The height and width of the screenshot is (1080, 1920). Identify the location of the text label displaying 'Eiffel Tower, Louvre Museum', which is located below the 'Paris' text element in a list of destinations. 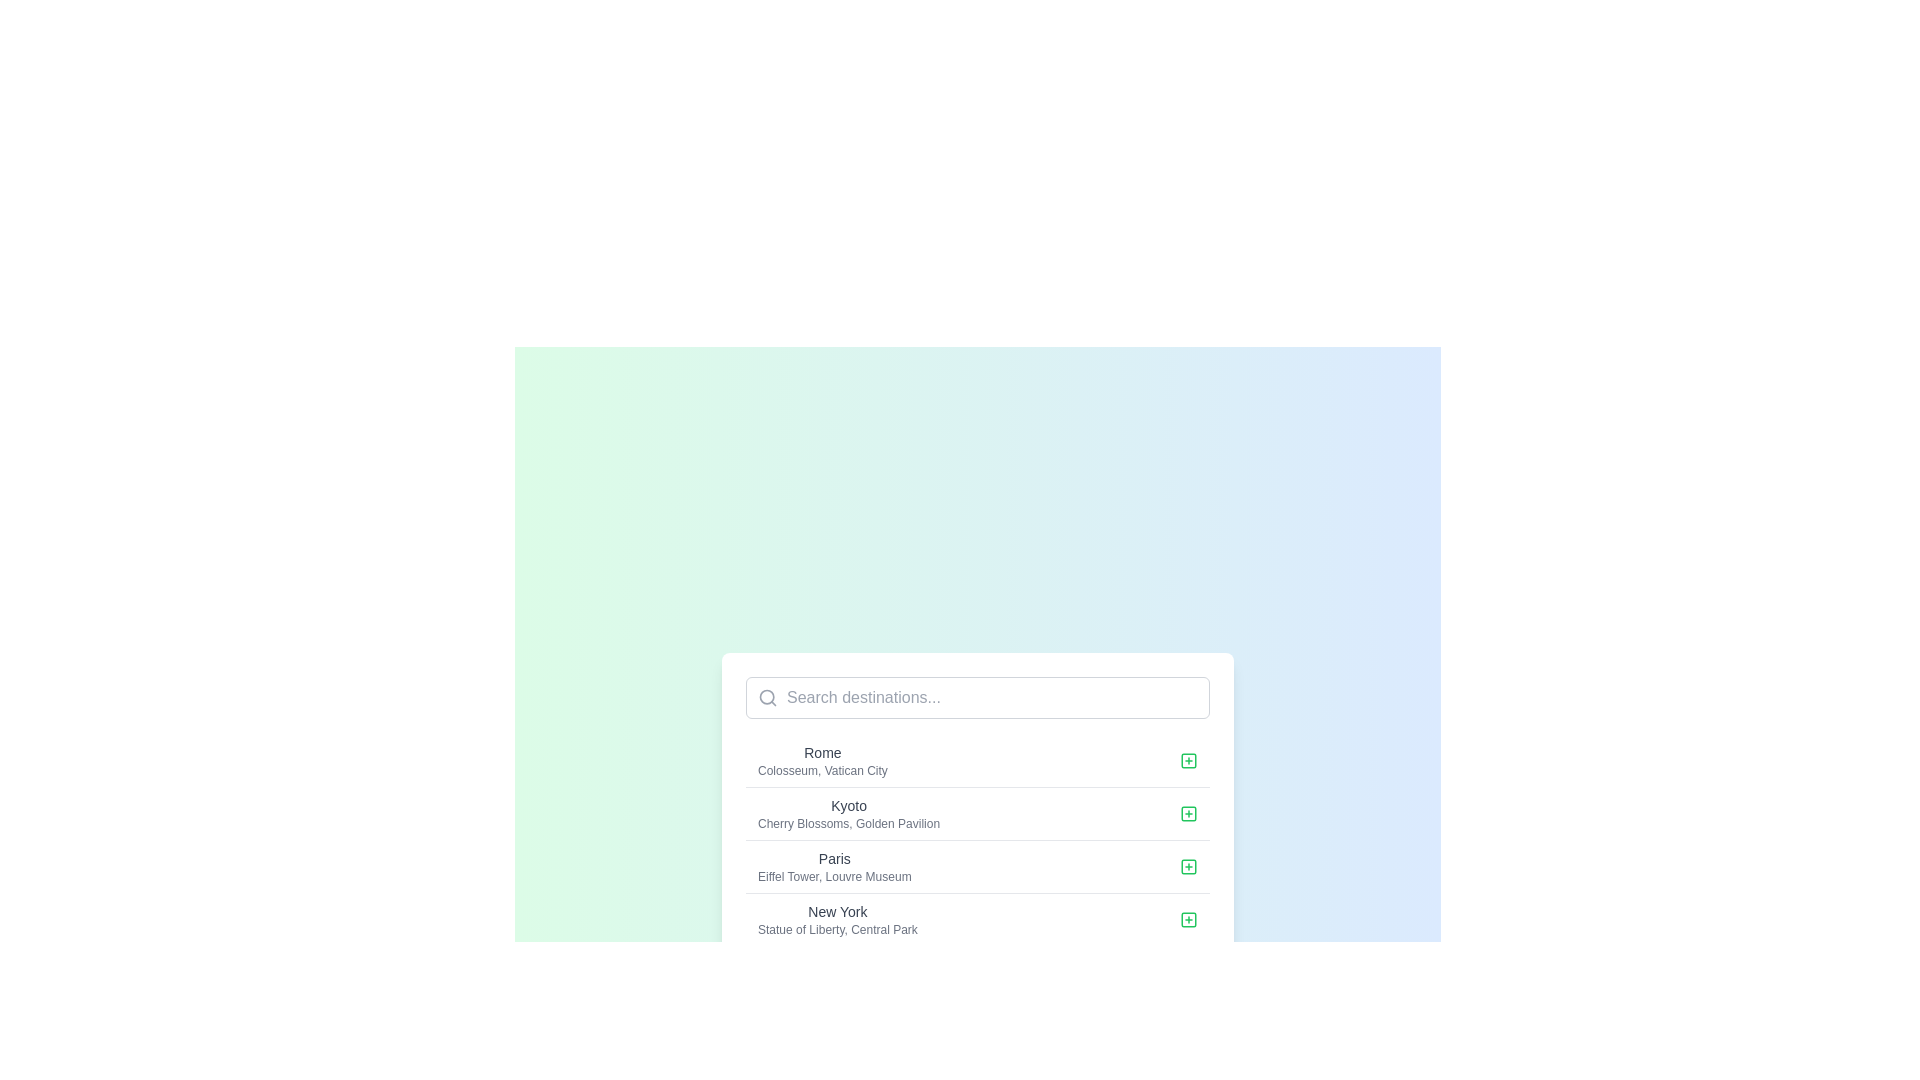
(834, 875).